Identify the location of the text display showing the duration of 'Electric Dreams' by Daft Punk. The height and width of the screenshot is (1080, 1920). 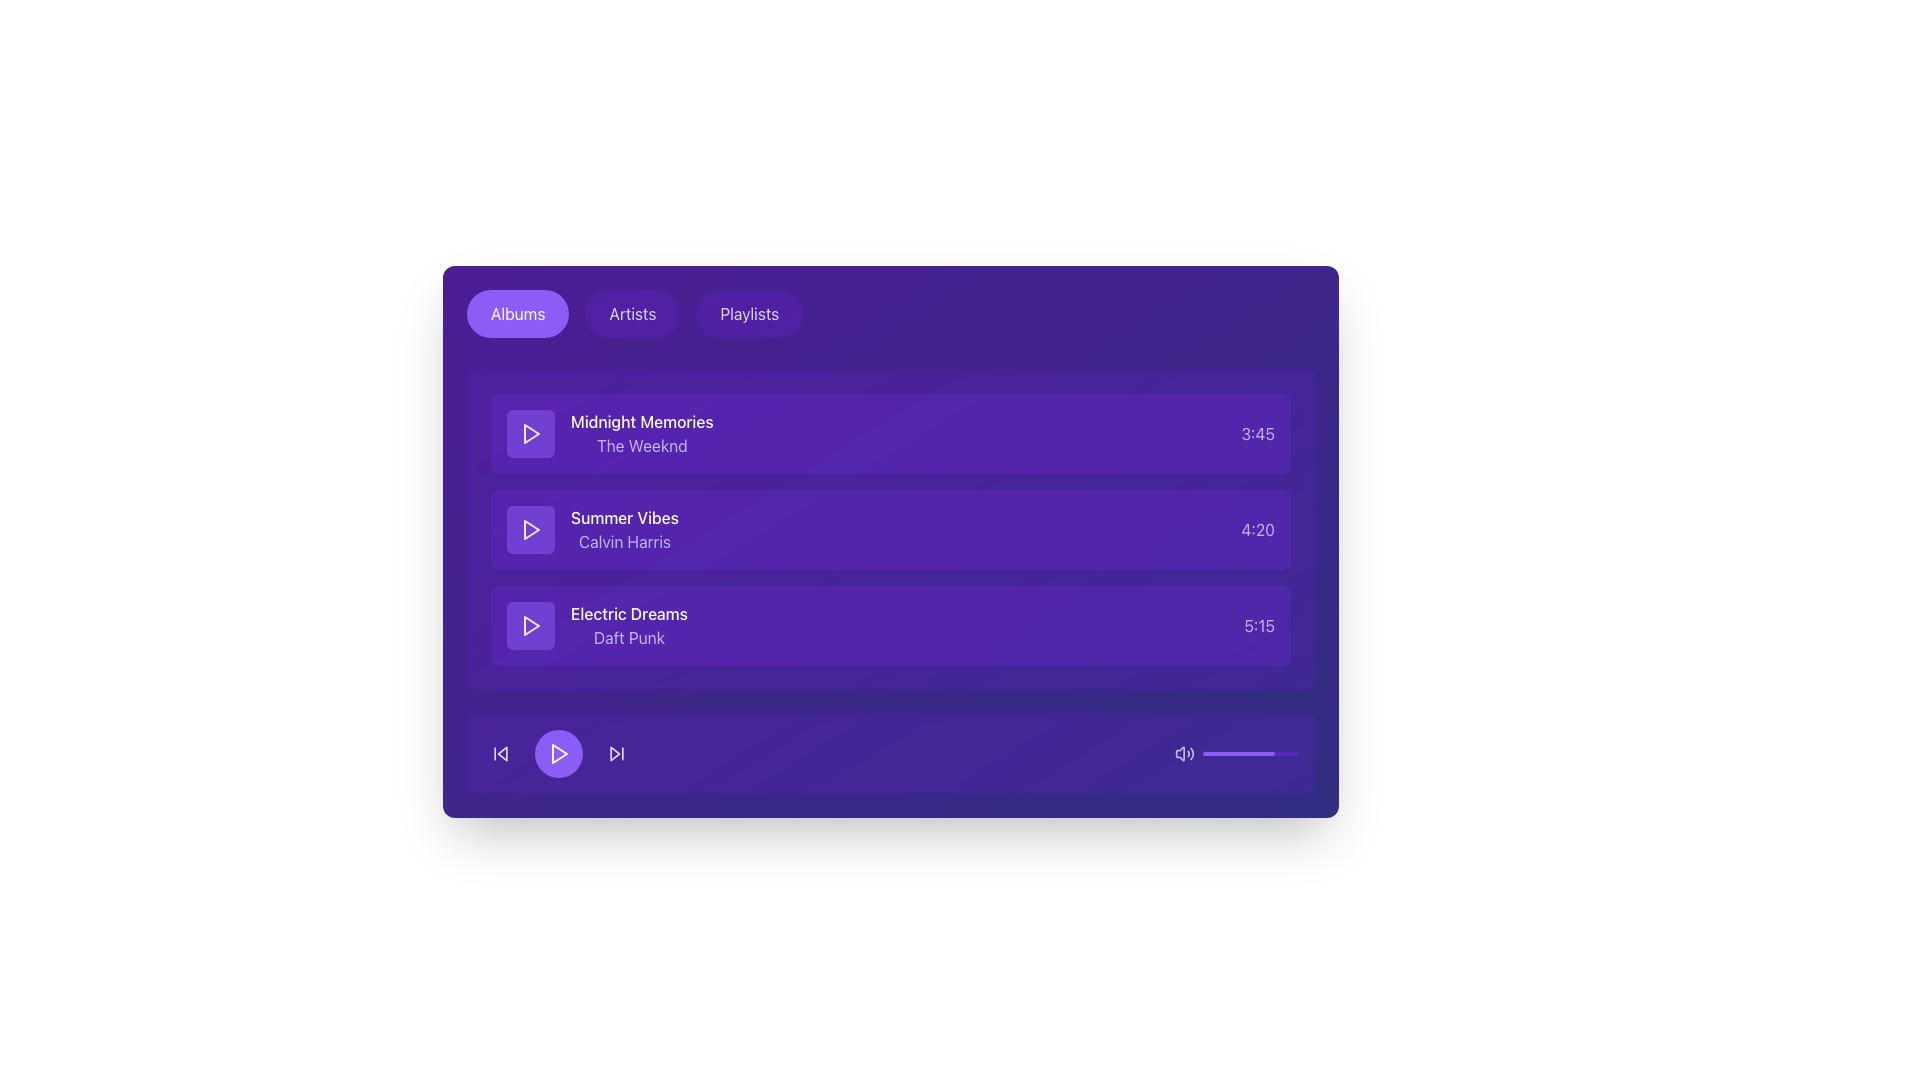
(1258, 624).